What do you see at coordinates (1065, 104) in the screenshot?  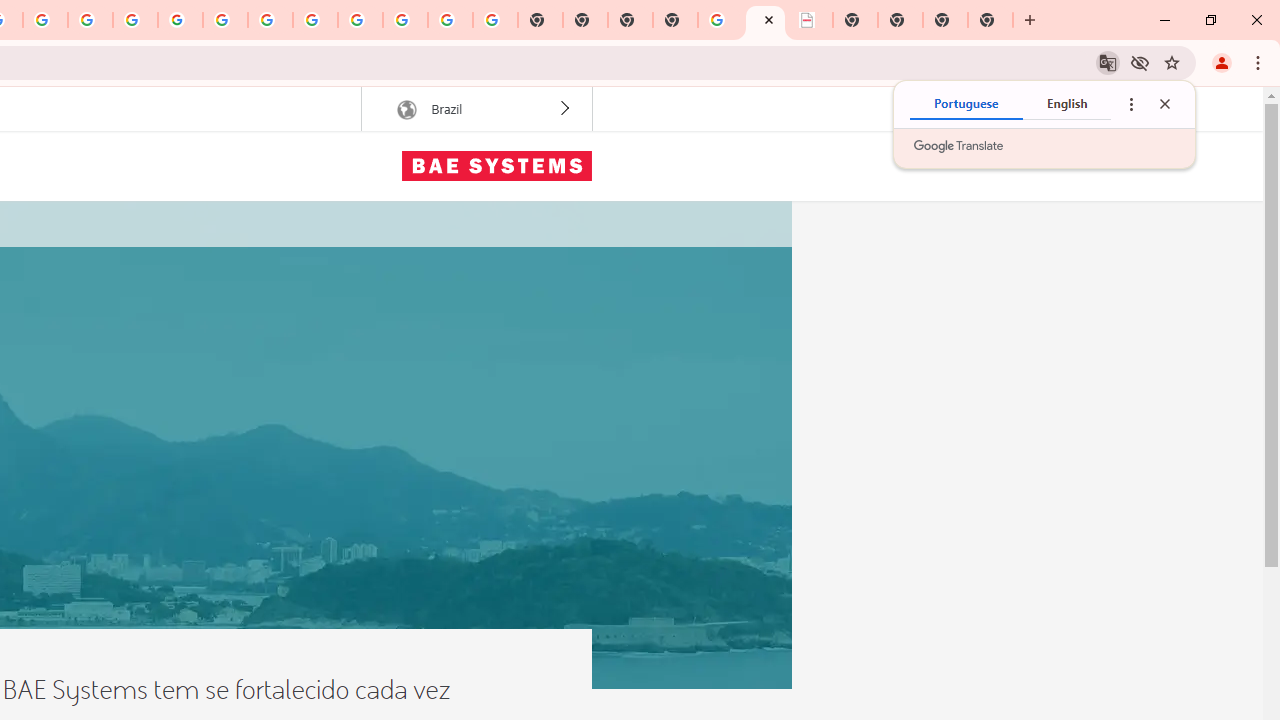 I see `'English'` at bounding box center [1065, 104].